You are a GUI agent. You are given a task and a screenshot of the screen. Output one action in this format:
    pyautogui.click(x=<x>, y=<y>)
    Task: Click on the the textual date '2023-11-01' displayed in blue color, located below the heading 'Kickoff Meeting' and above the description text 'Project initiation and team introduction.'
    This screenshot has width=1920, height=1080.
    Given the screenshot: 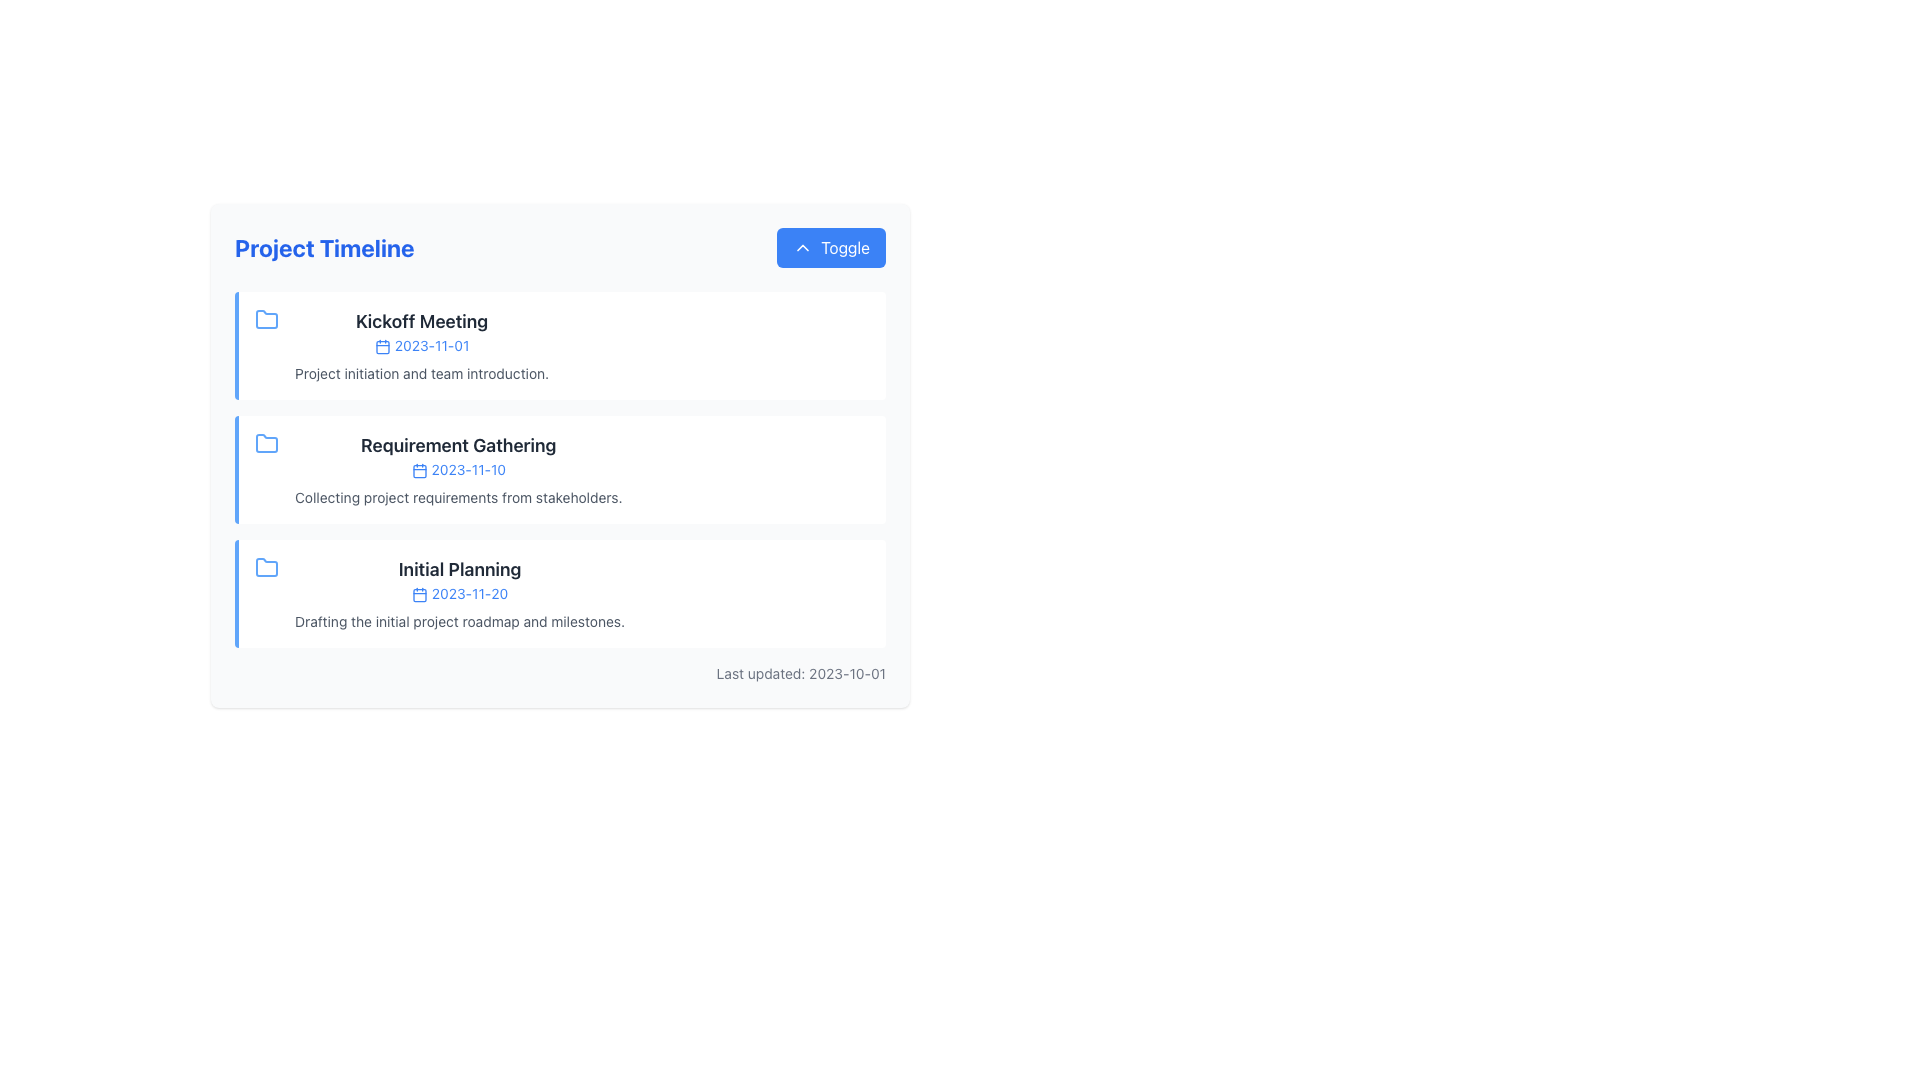 What is the action you would take?
    pyautogui.click(x=421, y=345)
    